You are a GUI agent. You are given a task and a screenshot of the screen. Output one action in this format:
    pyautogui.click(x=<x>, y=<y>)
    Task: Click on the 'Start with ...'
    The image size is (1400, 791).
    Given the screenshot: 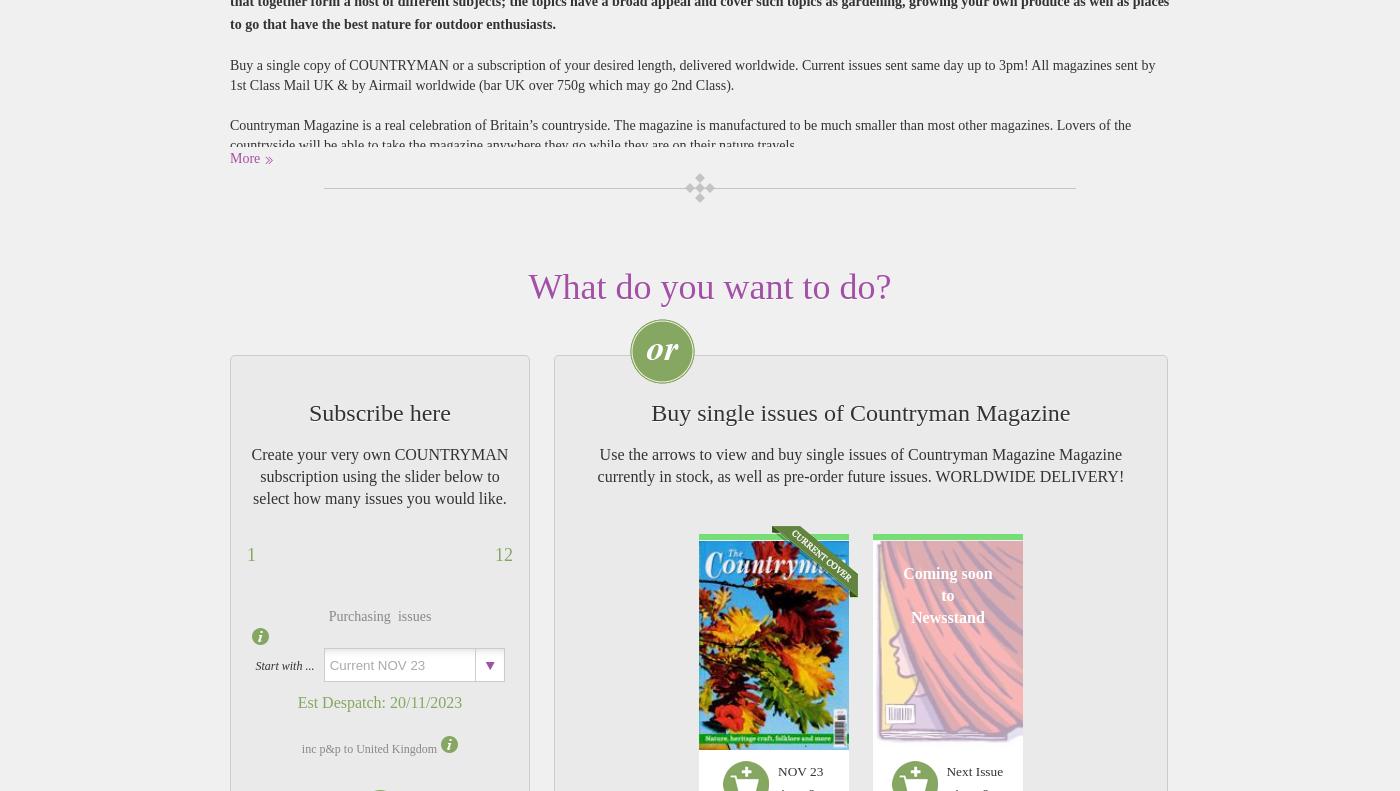 What is the action you would take?
    pyautogui.click(x=284, y=664)
    